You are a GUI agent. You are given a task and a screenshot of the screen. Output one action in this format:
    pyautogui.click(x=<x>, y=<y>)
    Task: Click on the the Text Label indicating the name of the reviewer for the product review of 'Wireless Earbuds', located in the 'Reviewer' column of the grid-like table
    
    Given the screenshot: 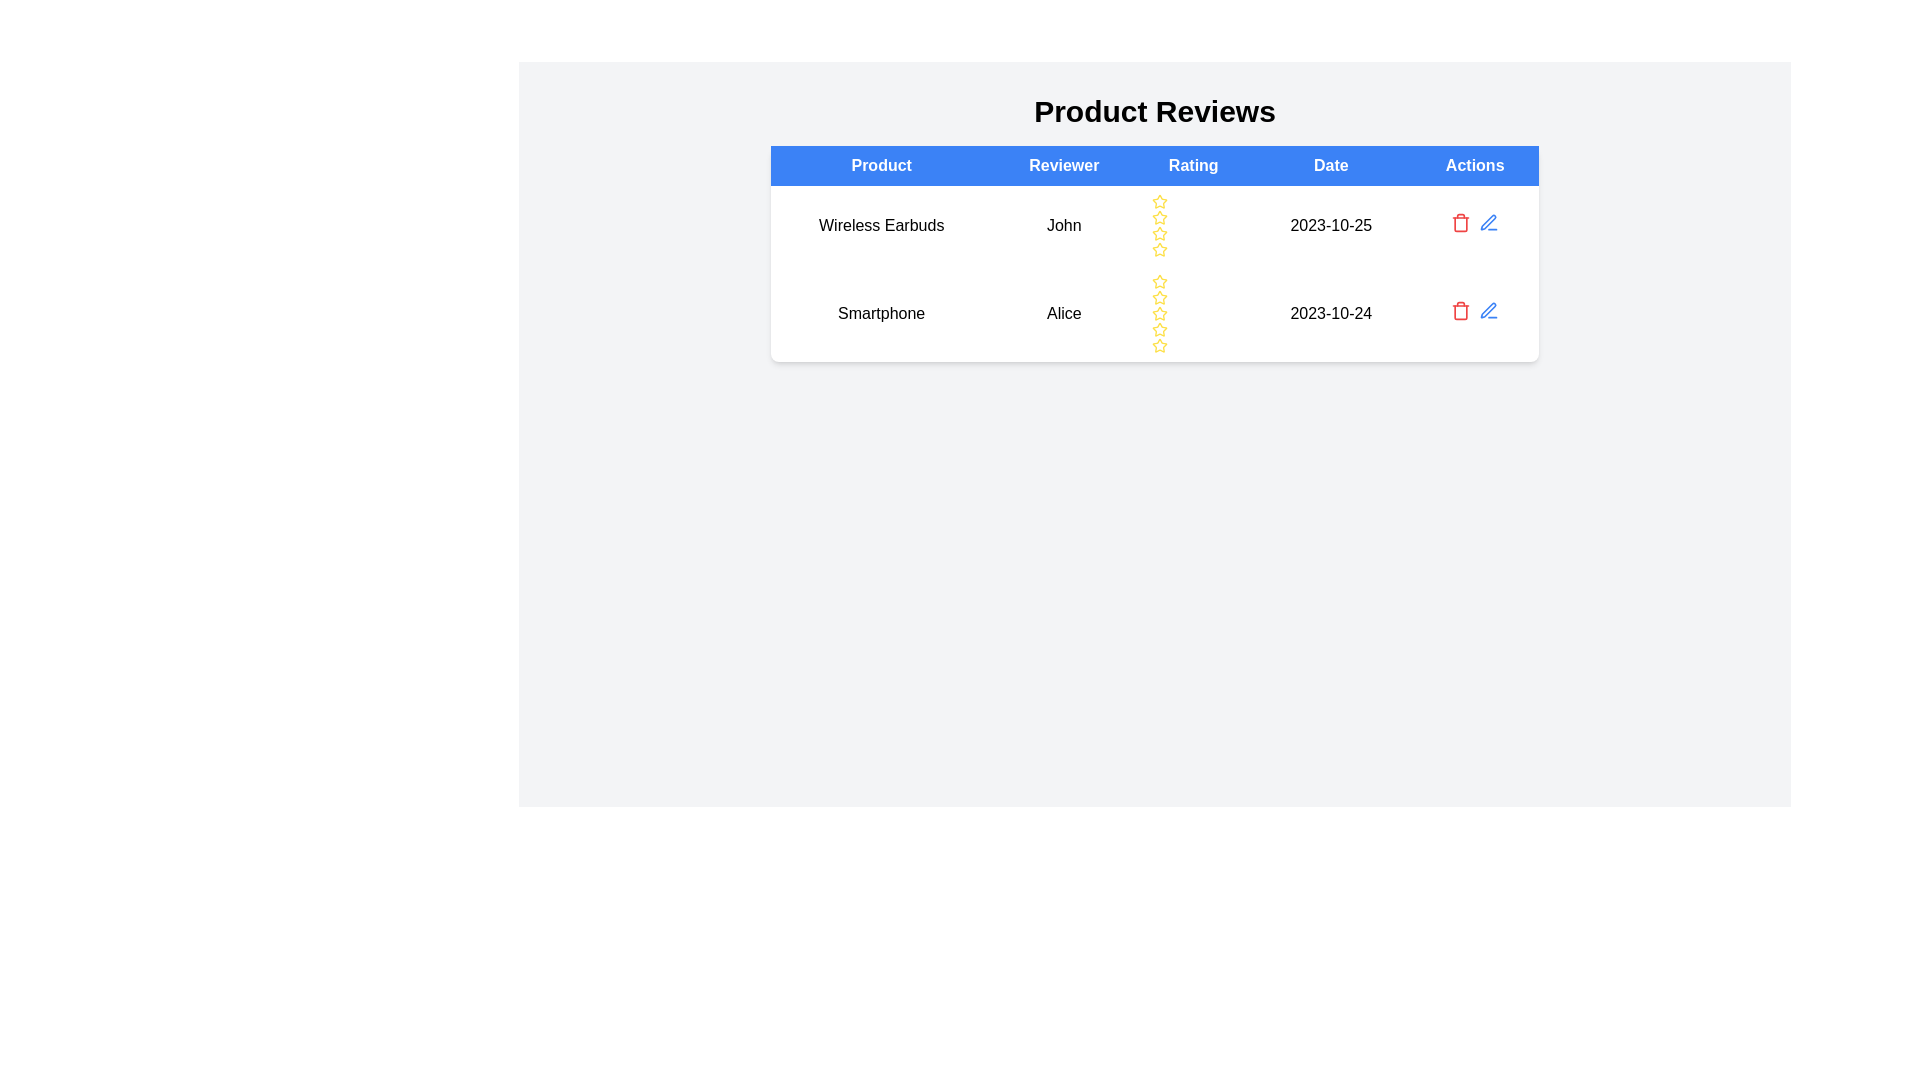 What is the action you would take?
    pyautogui.click(x=1063, y=225)
    